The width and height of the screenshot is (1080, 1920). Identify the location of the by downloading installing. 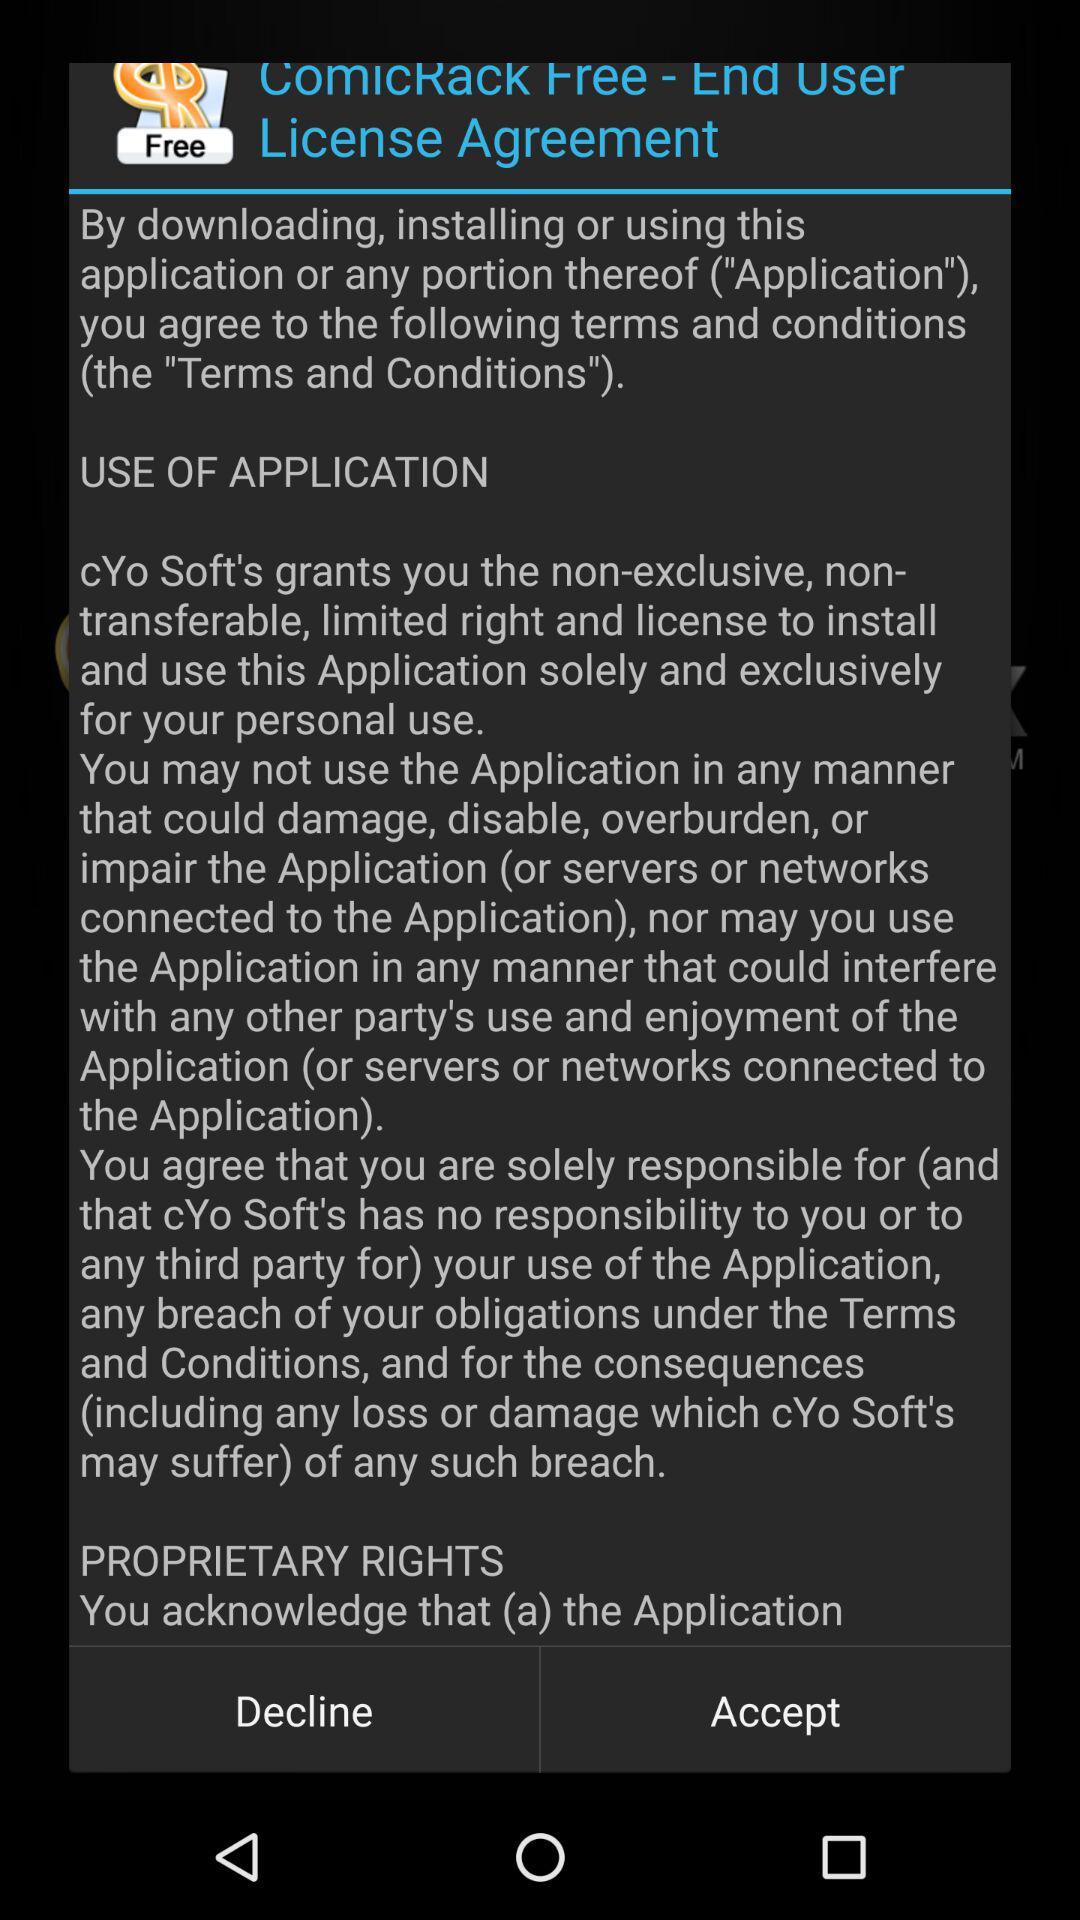
(540, 918).